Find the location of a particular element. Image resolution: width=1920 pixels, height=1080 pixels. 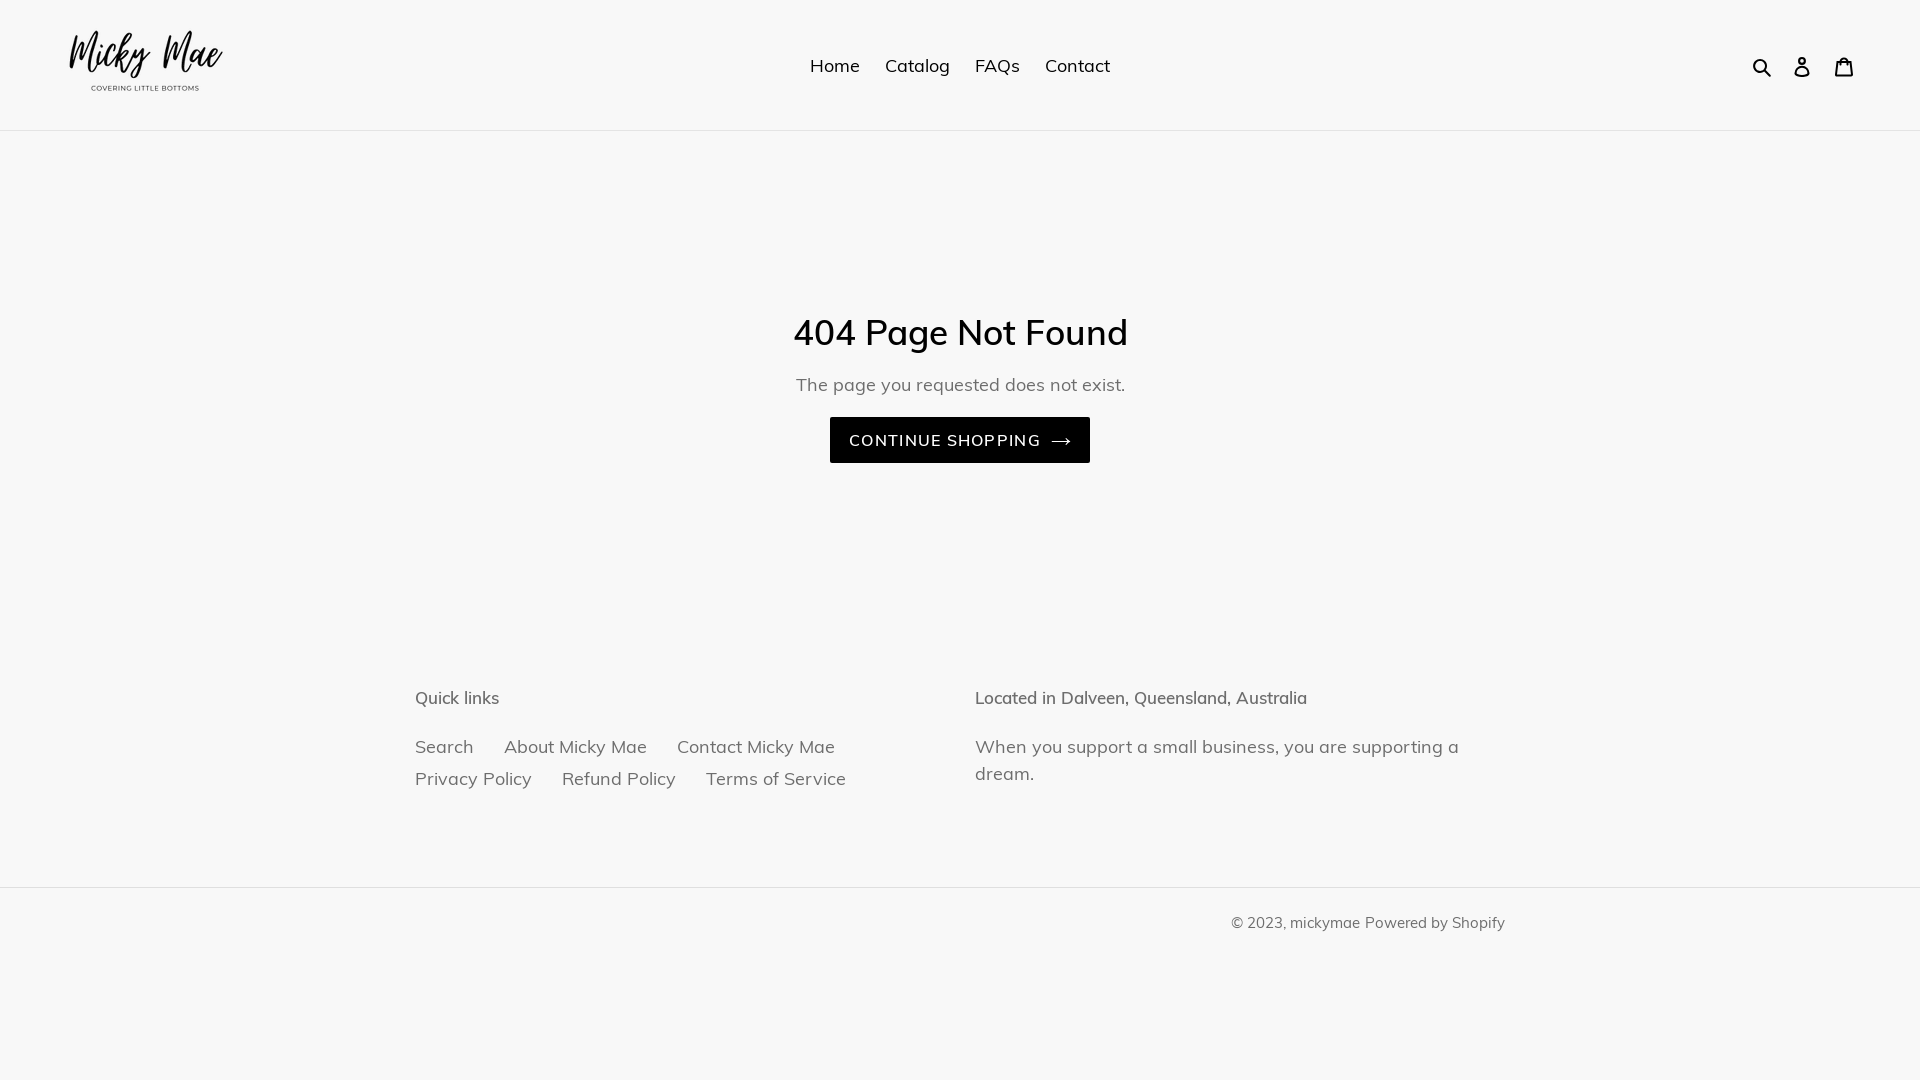

'Refund Policy' is located at coordinates (618, 777).